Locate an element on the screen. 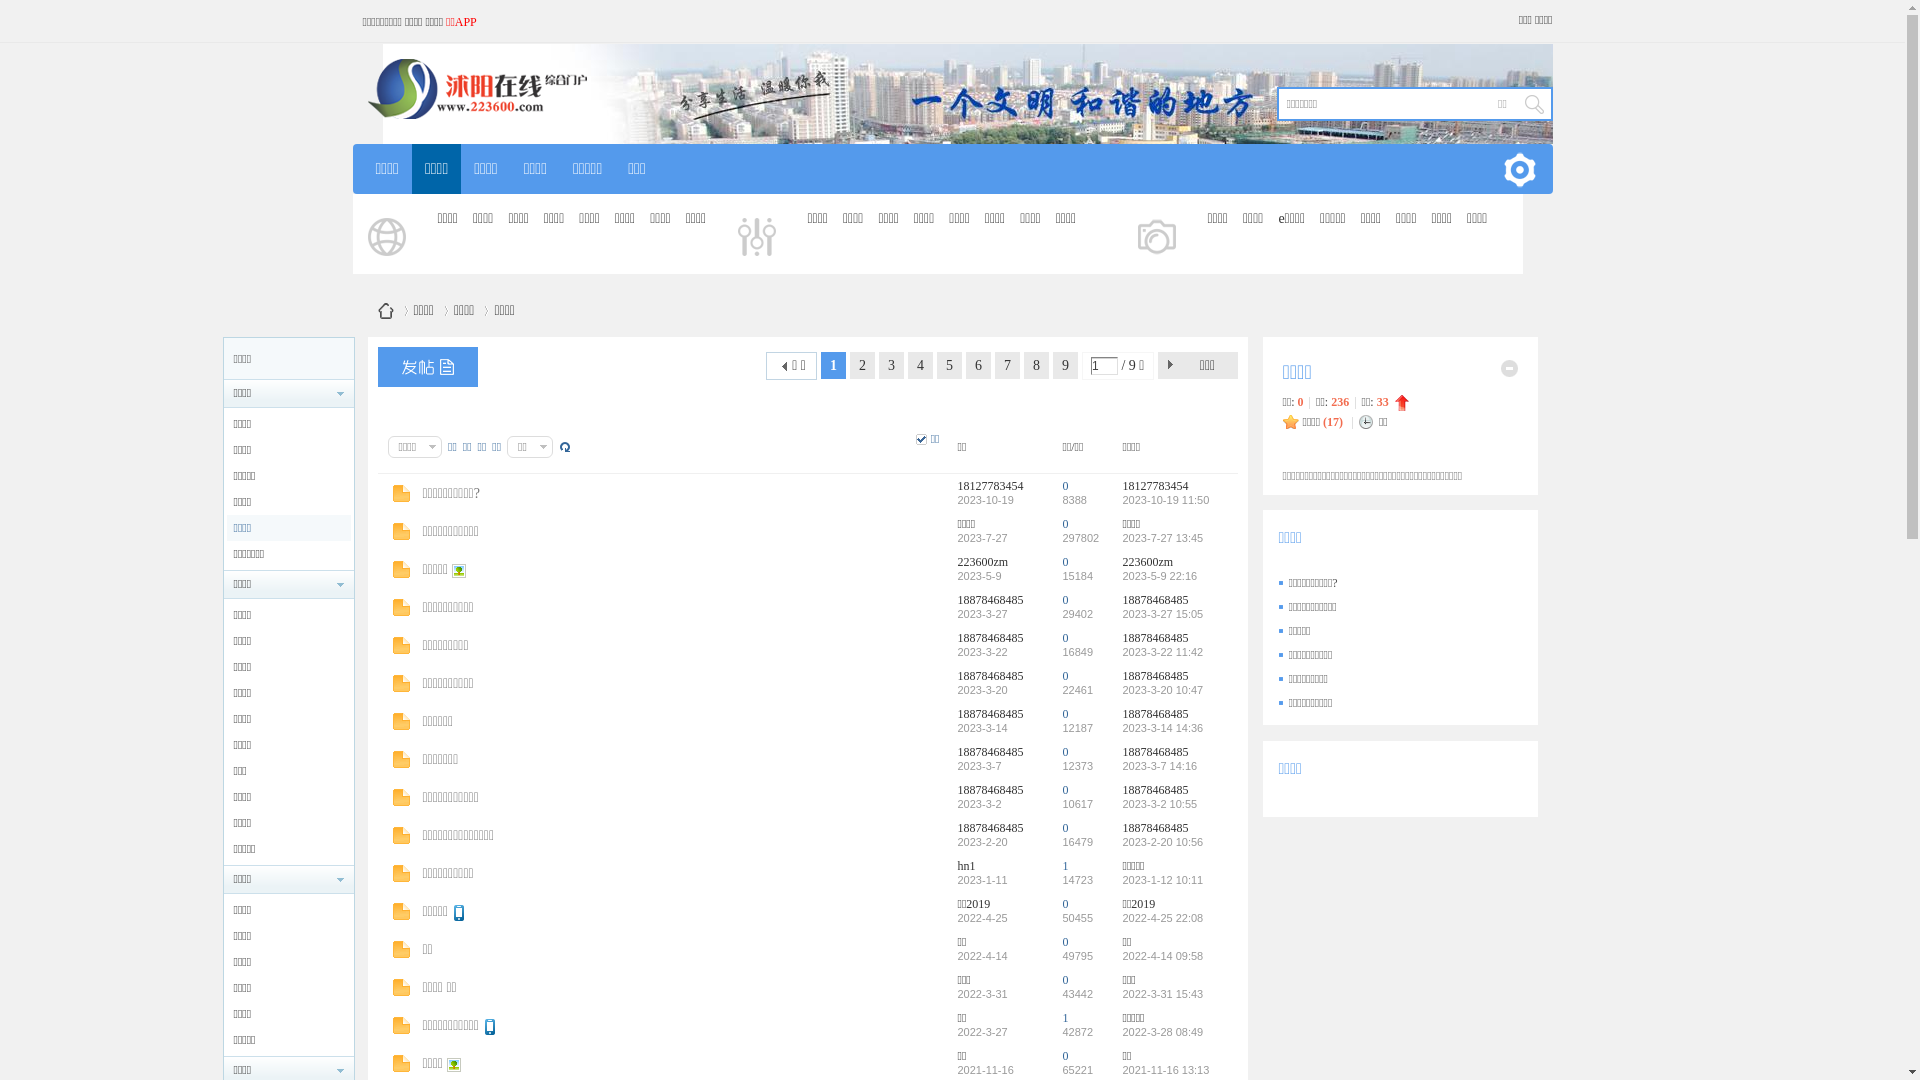 Image resolution: width=1920 pixels, height=1080 pixels. '2022-3-31 15:43' is located at coordinates (1122, 994).